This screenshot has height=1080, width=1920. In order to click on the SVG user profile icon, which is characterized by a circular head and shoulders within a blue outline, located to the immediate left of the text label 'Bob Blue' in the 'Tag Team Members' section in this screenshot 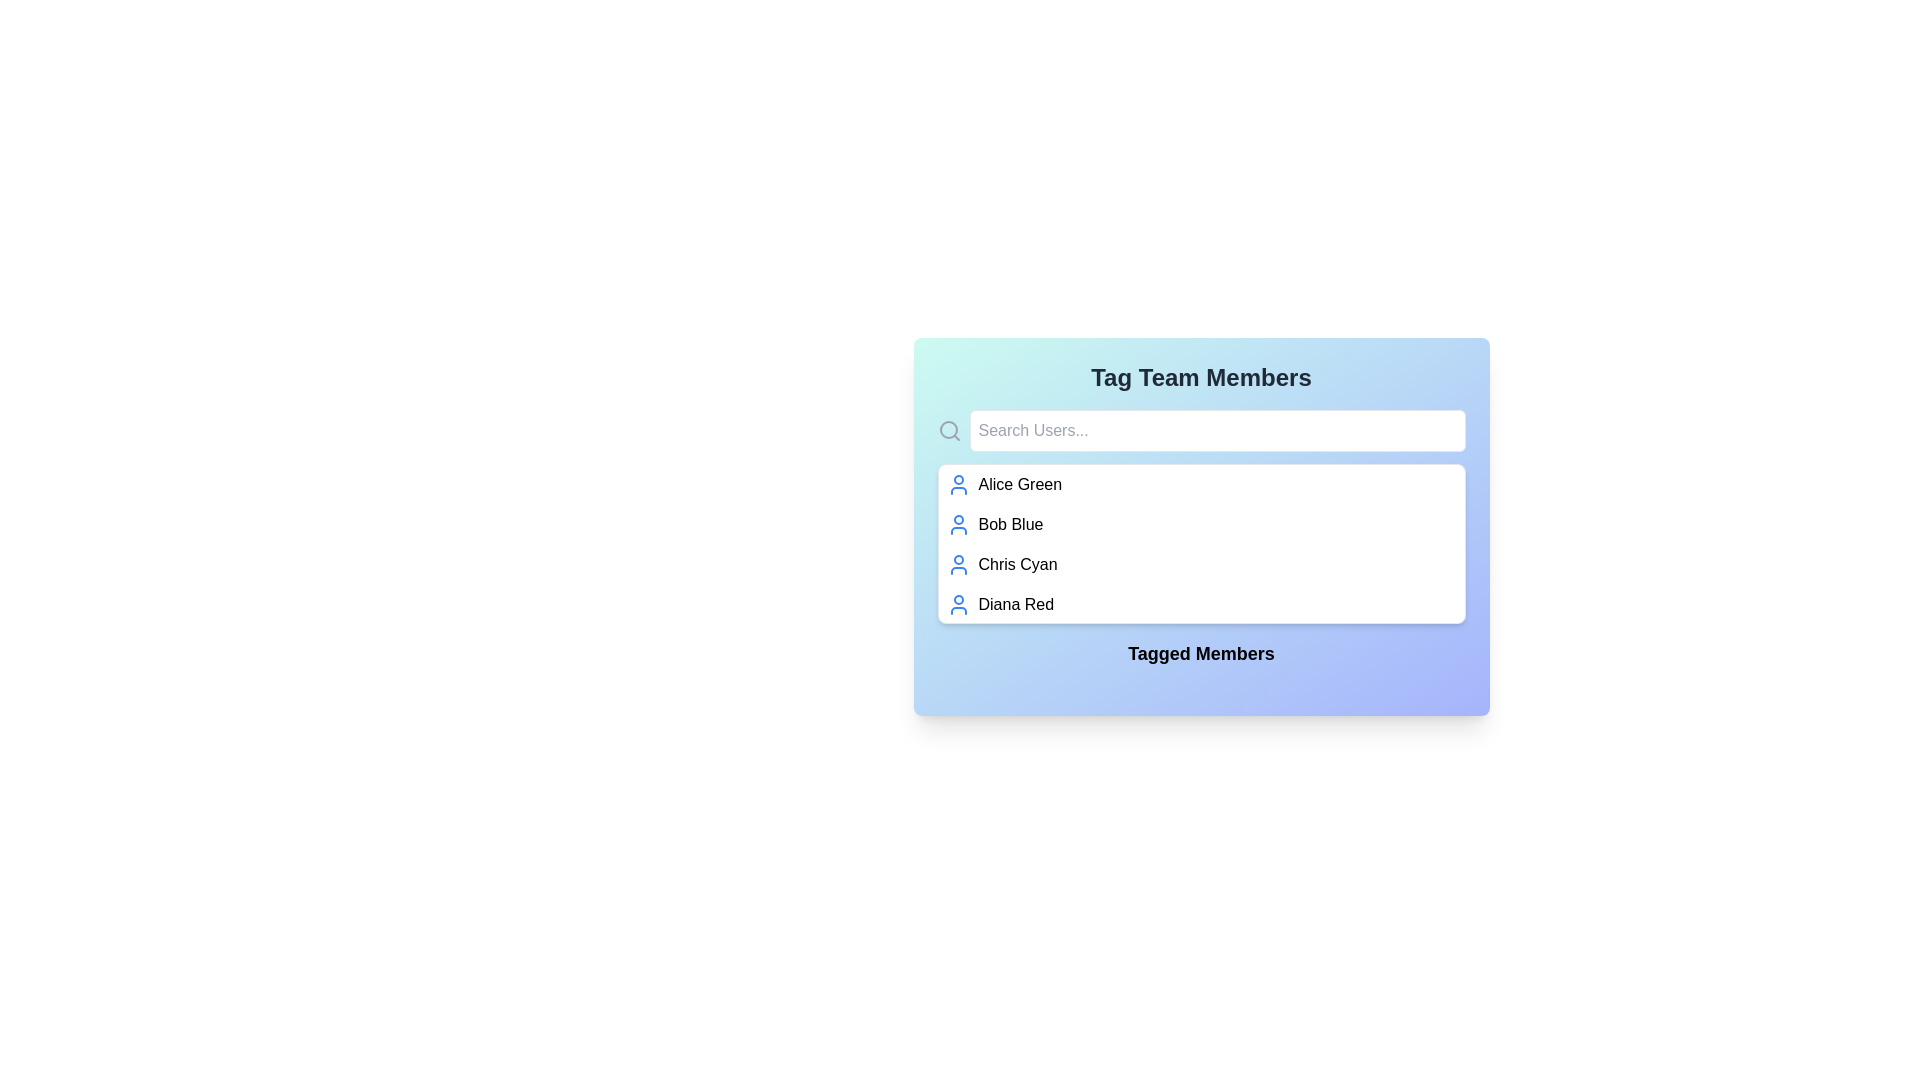, I will do `click(957, 523)`.